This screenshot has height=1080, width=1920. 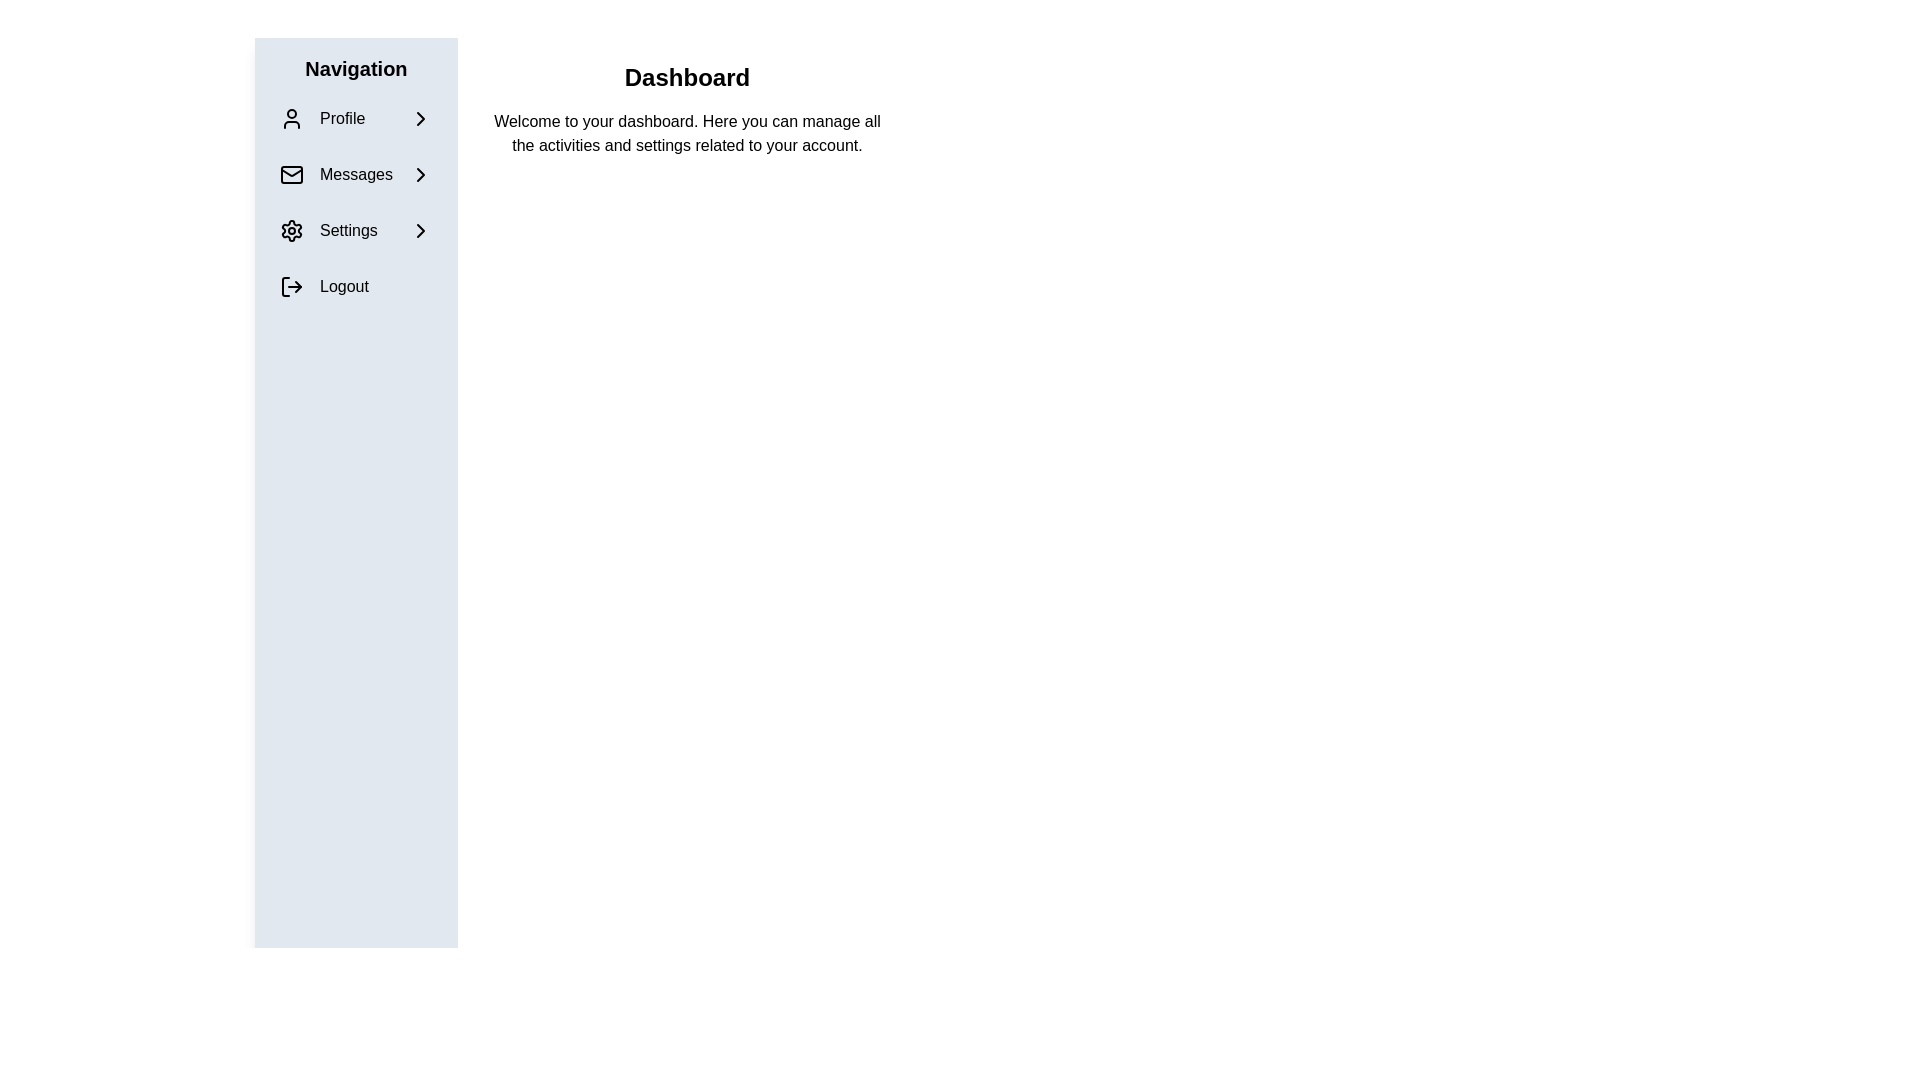 What do you see at coordinates (356, 173) in the screenshot?
I see `the 'Messages' navigation label located in the vertical sidebar on the left side of the interface, which is the second item in the list of options` at bounding box center [356, 173].